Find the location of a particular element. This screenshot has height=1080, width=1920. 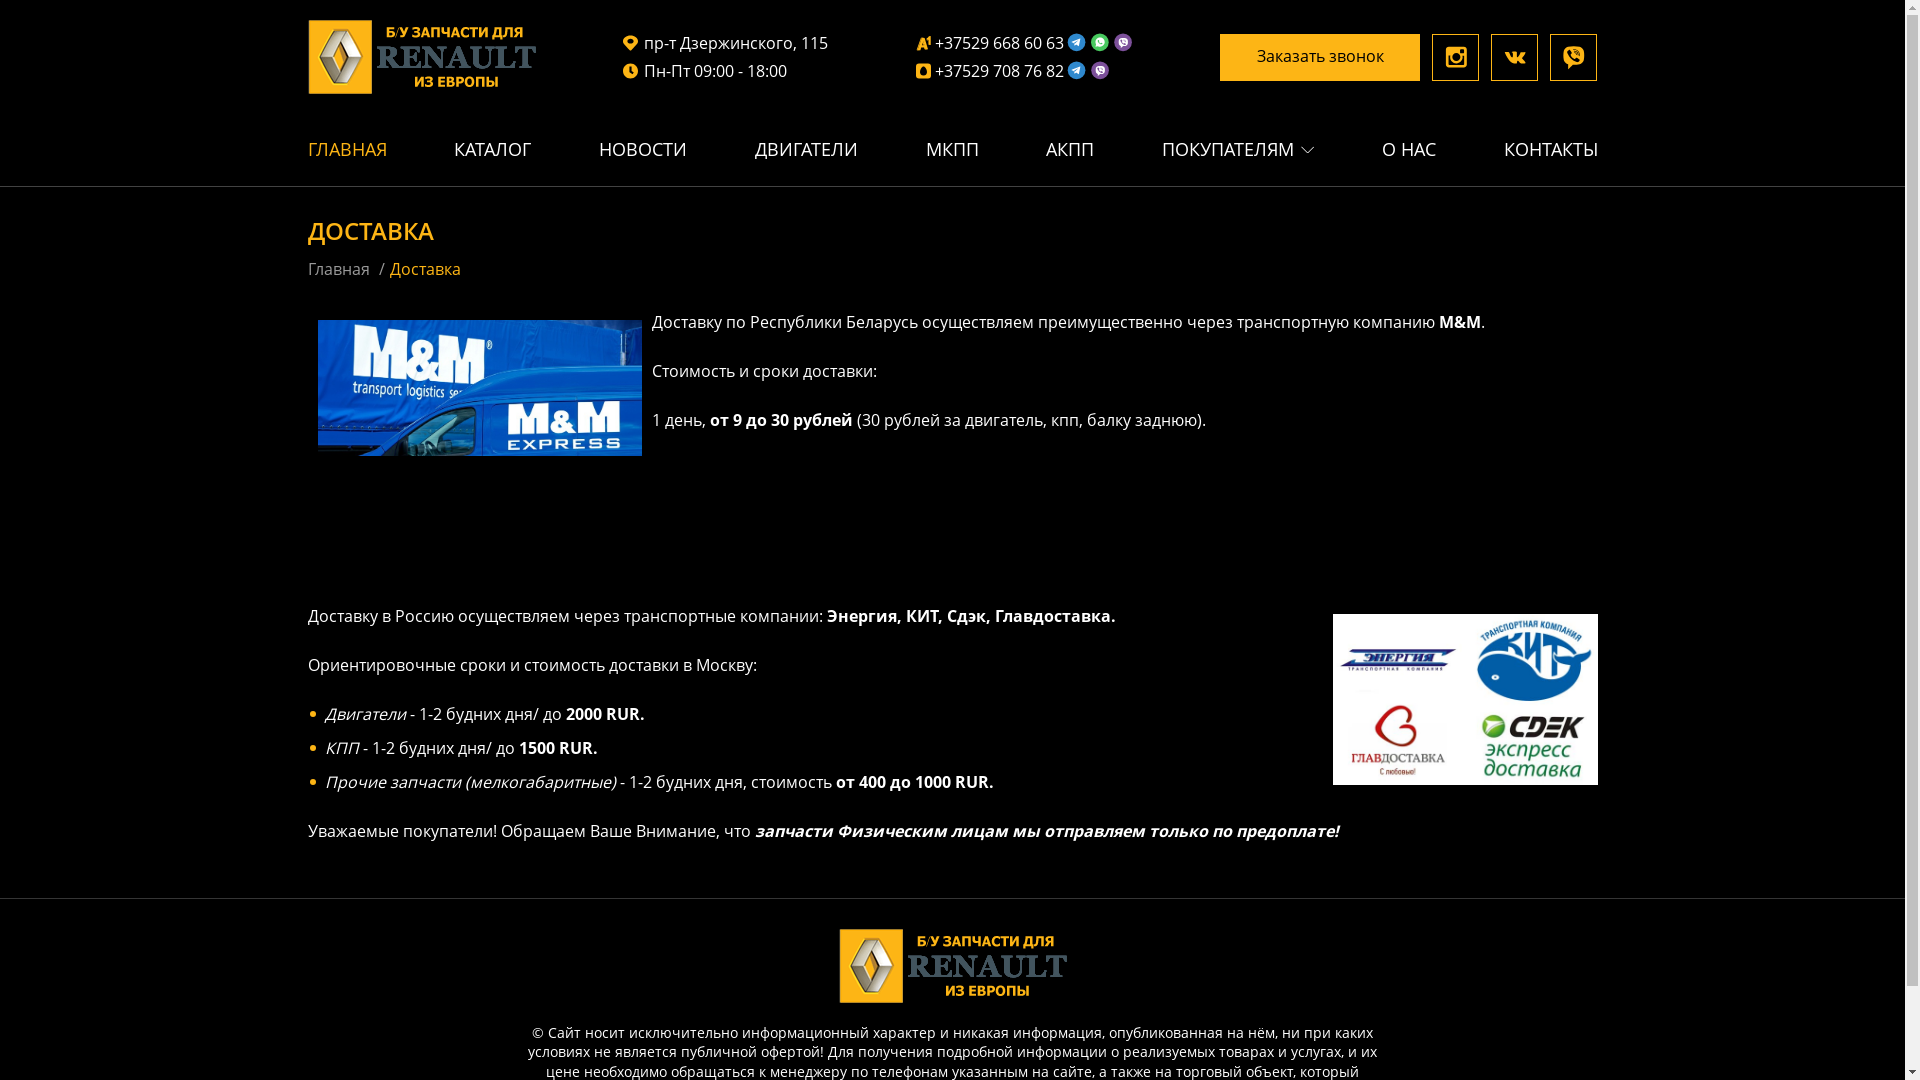

'+37529 708 76 82' is located at coordinates (915, 69).